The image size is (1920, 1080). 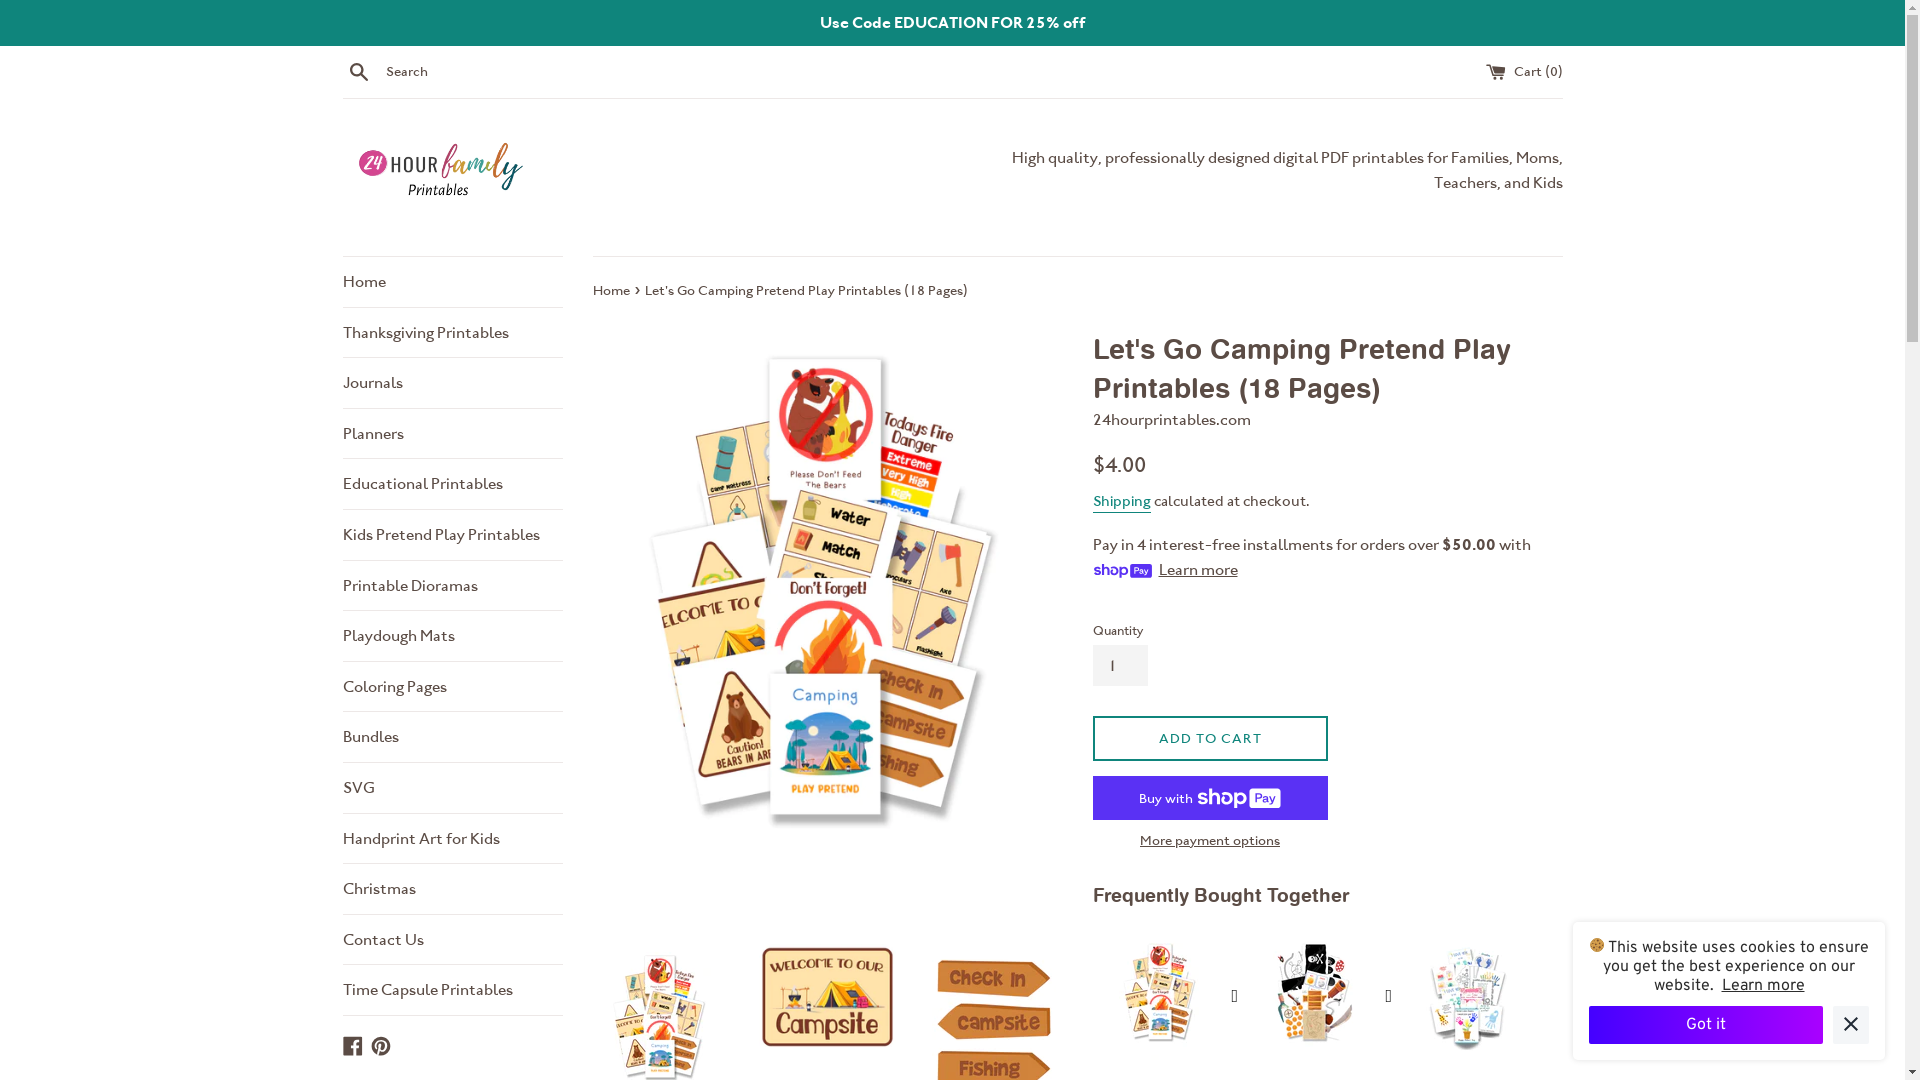 I want to click on 'Coloring Pages', so click(x=450, y=685).